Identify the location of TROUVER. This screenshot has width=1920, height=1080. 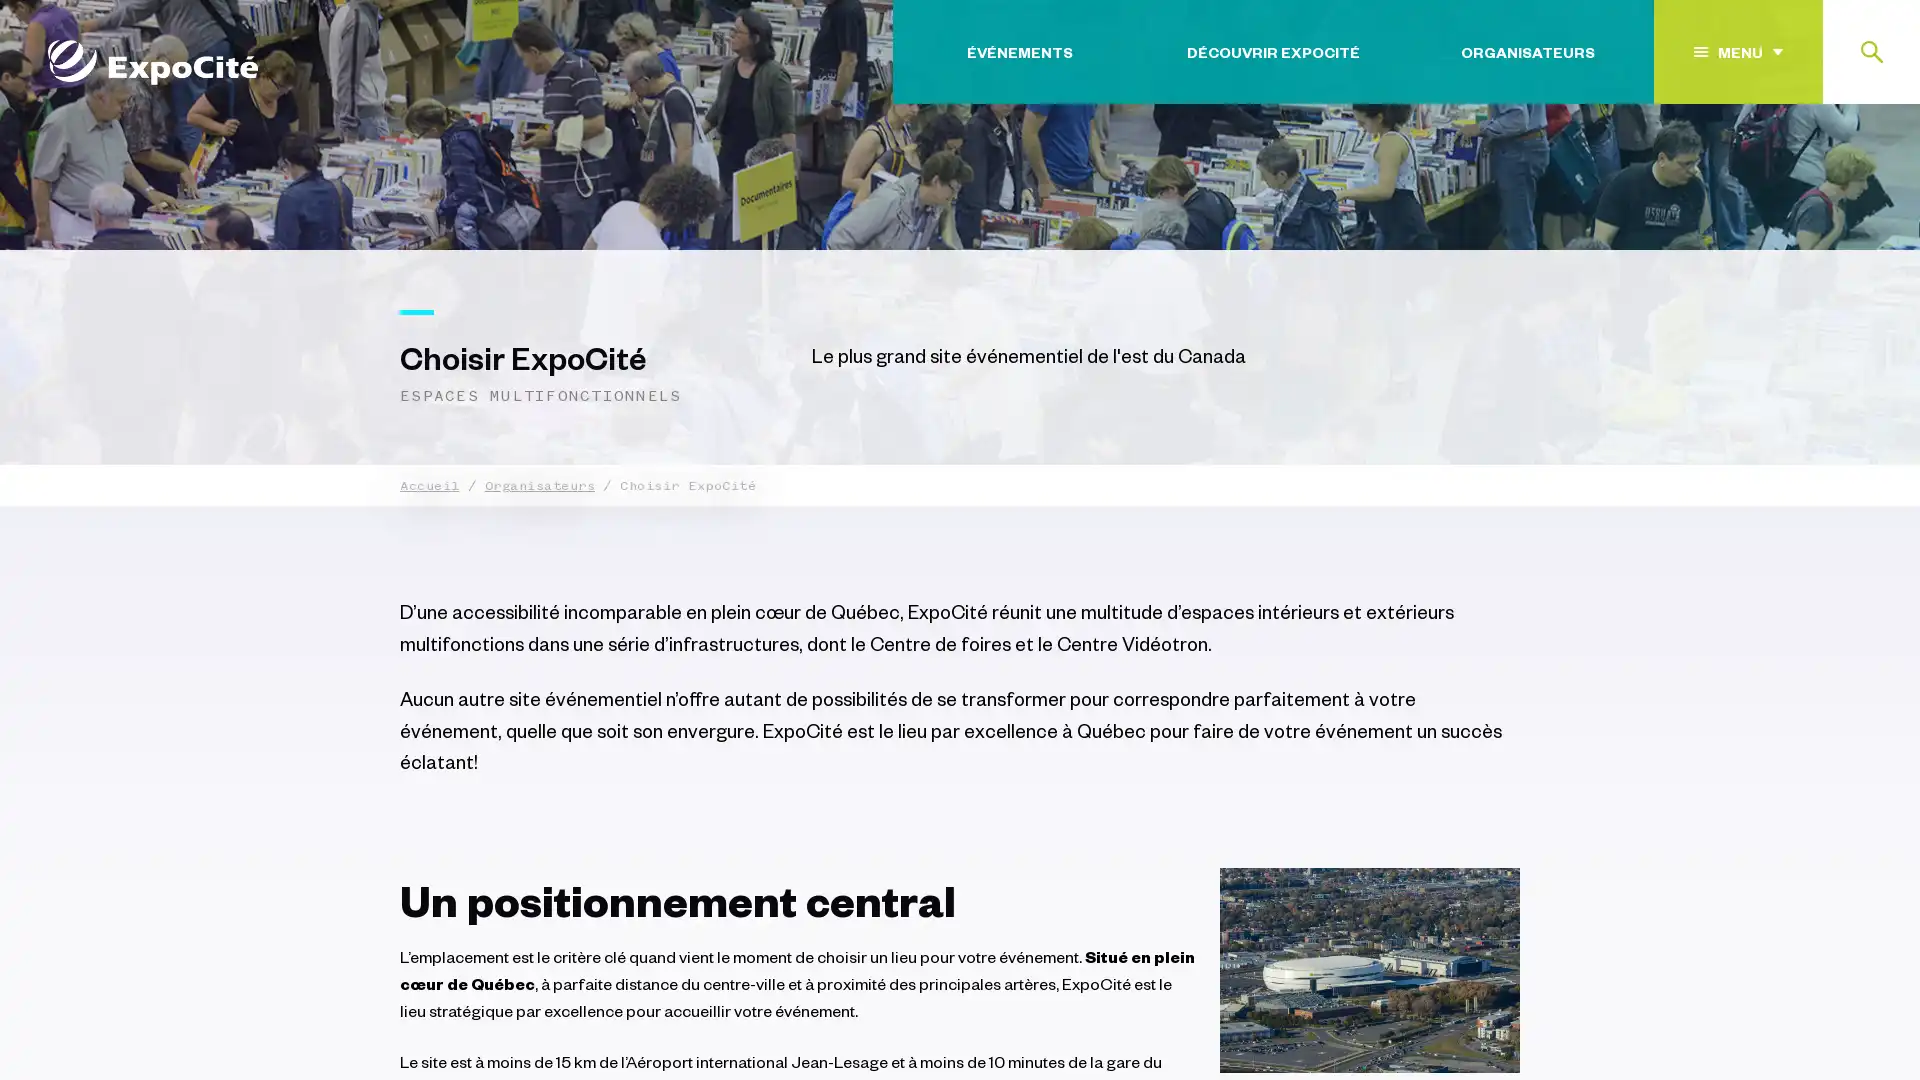
(1820, 173).